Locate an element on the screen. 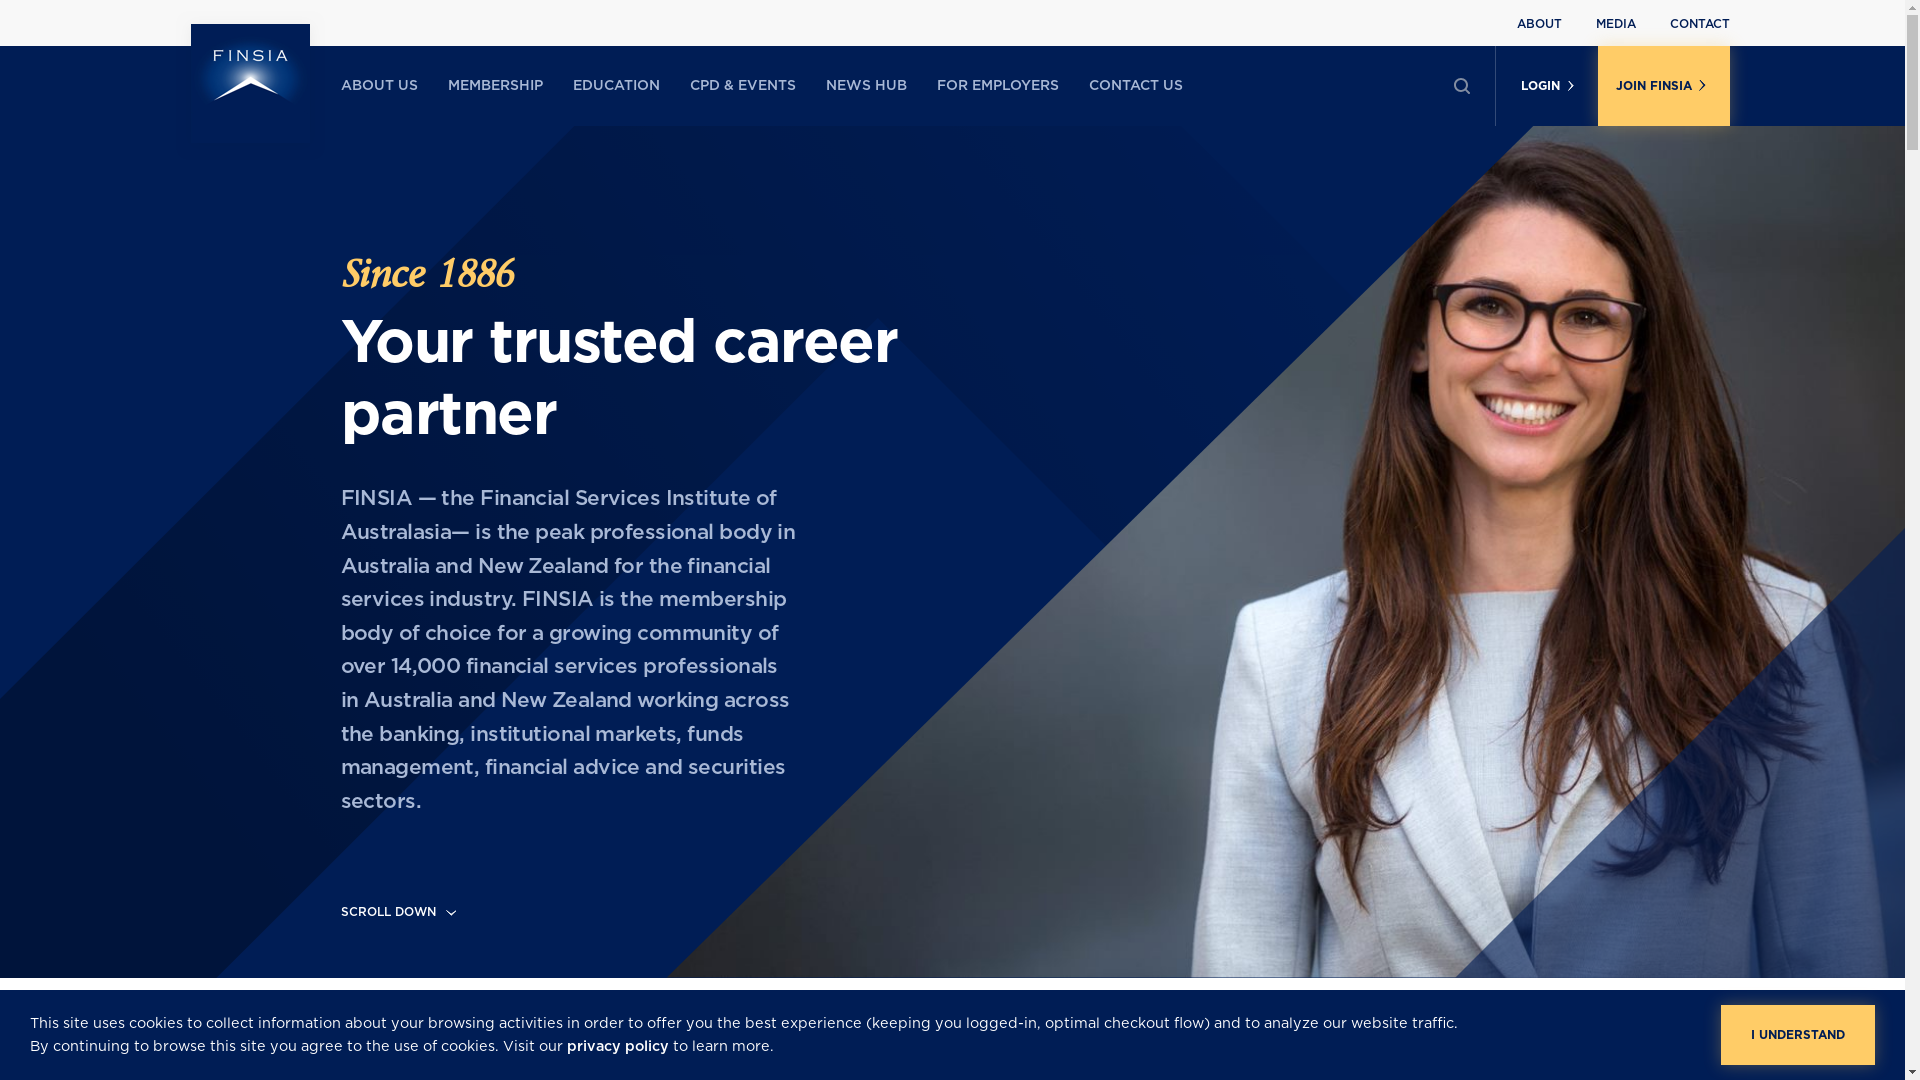 The image size is (1920, 1080). 'CPD & EVENTS' is located at coordinates (742, 84).